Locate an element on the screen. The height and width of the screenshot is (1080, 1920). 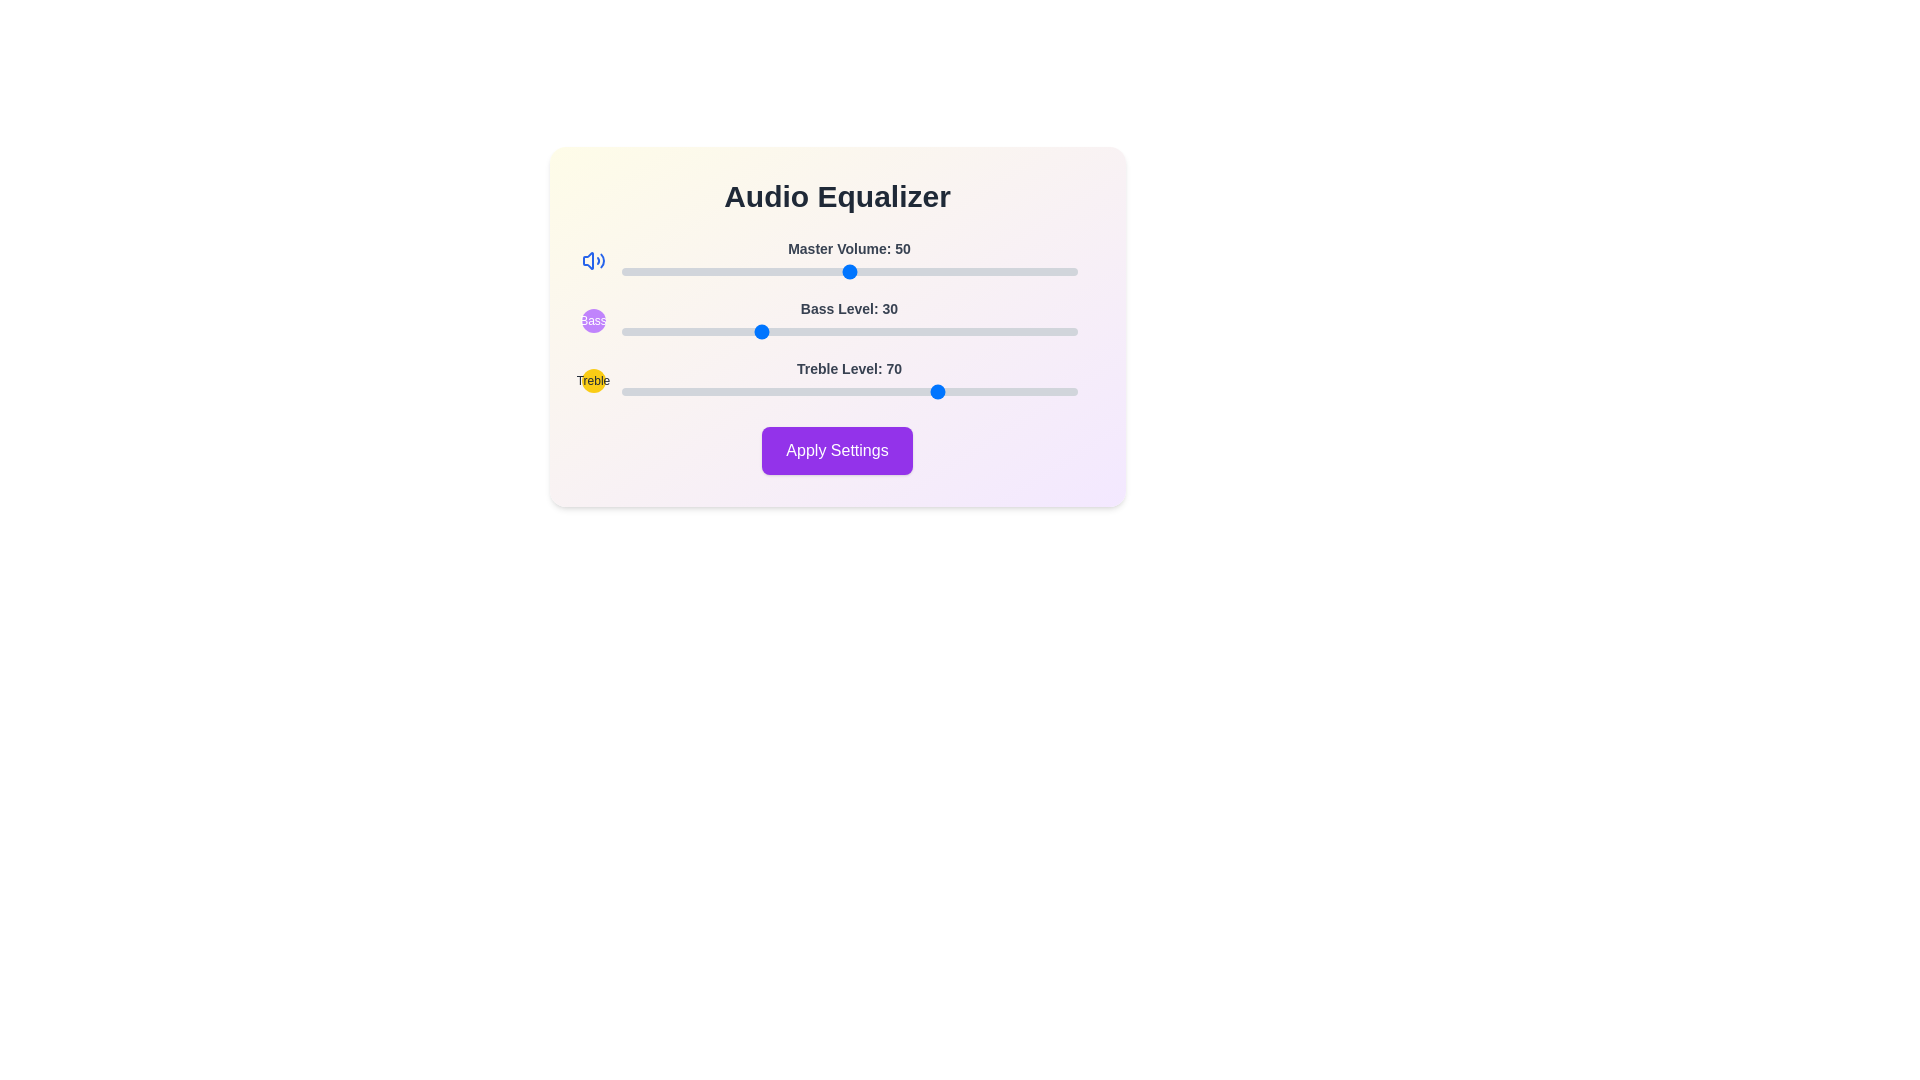
the master volume is located at coordinates (662, 272).